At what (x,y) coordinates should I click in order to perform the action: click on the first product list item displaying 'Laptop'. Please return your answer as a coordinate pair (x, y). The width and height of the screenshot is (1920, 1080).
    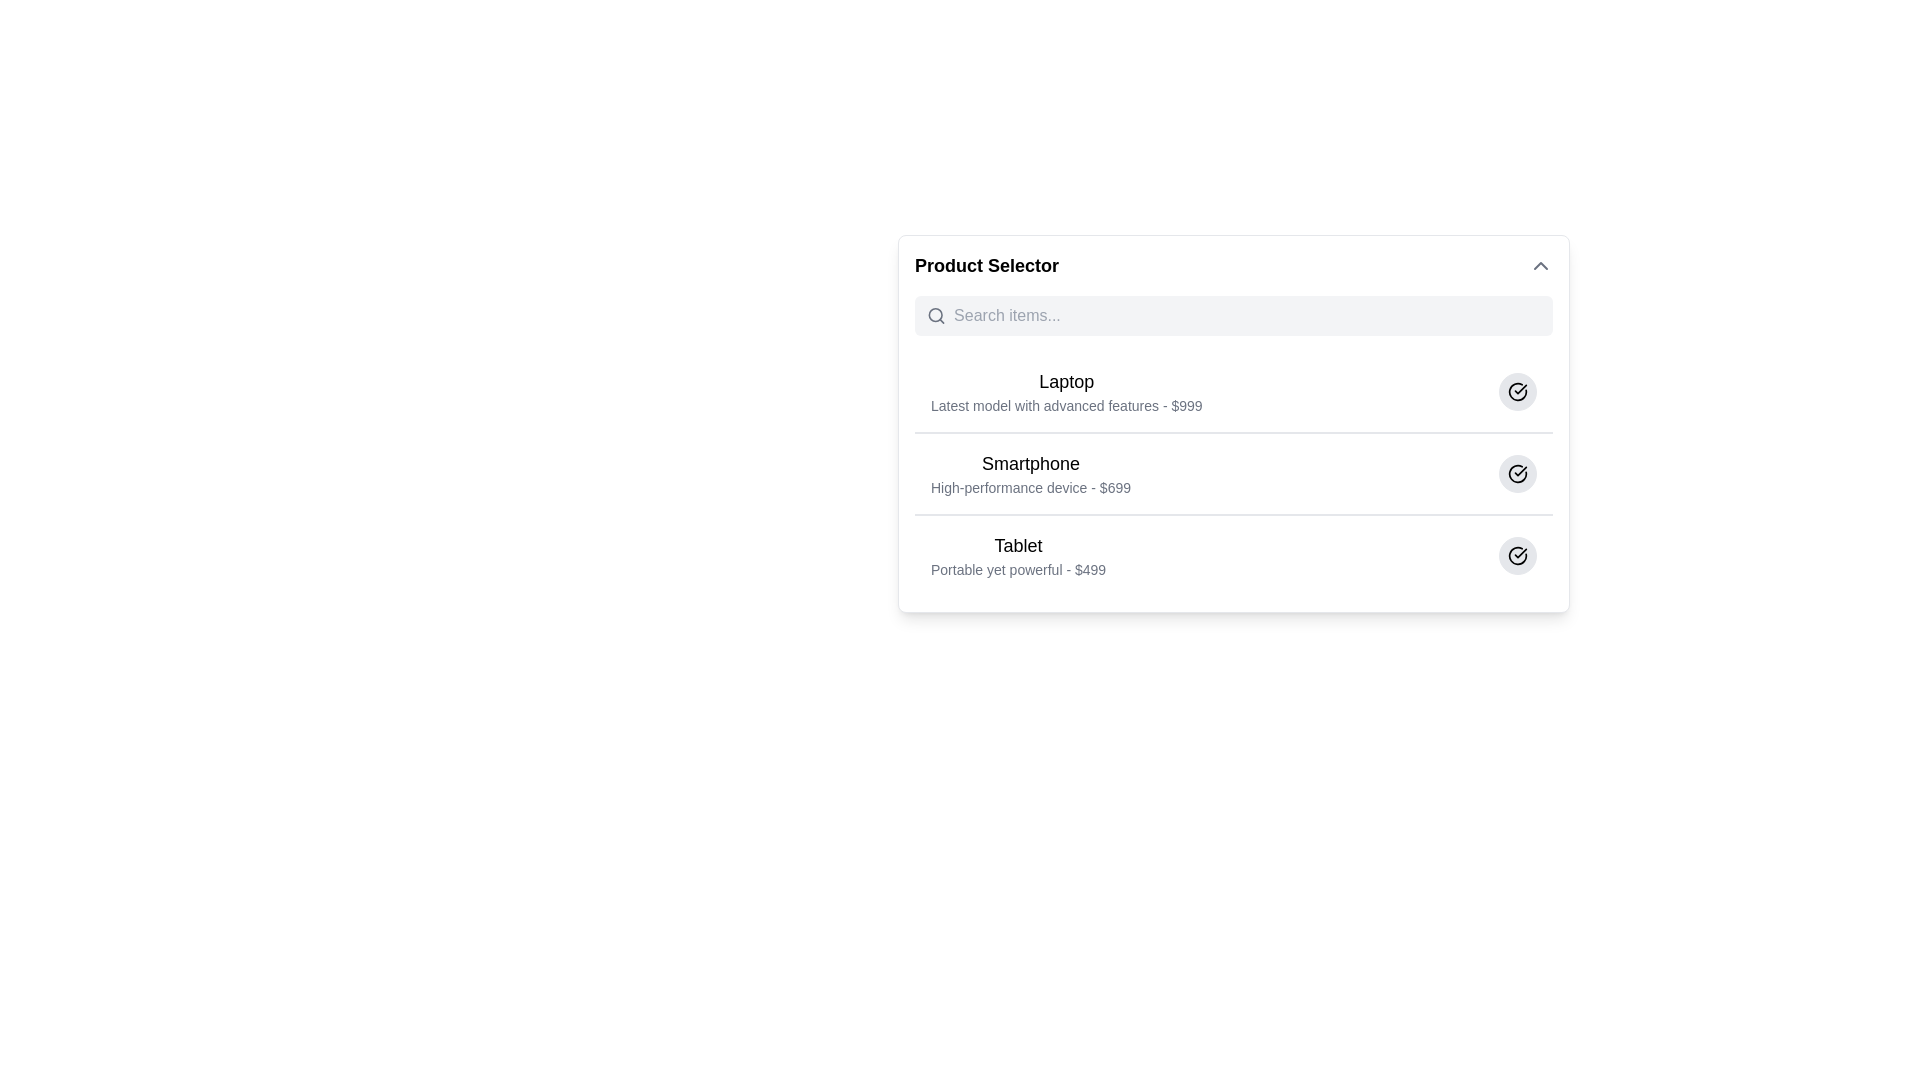
    Looking at the image, I should click on (1232, 392).